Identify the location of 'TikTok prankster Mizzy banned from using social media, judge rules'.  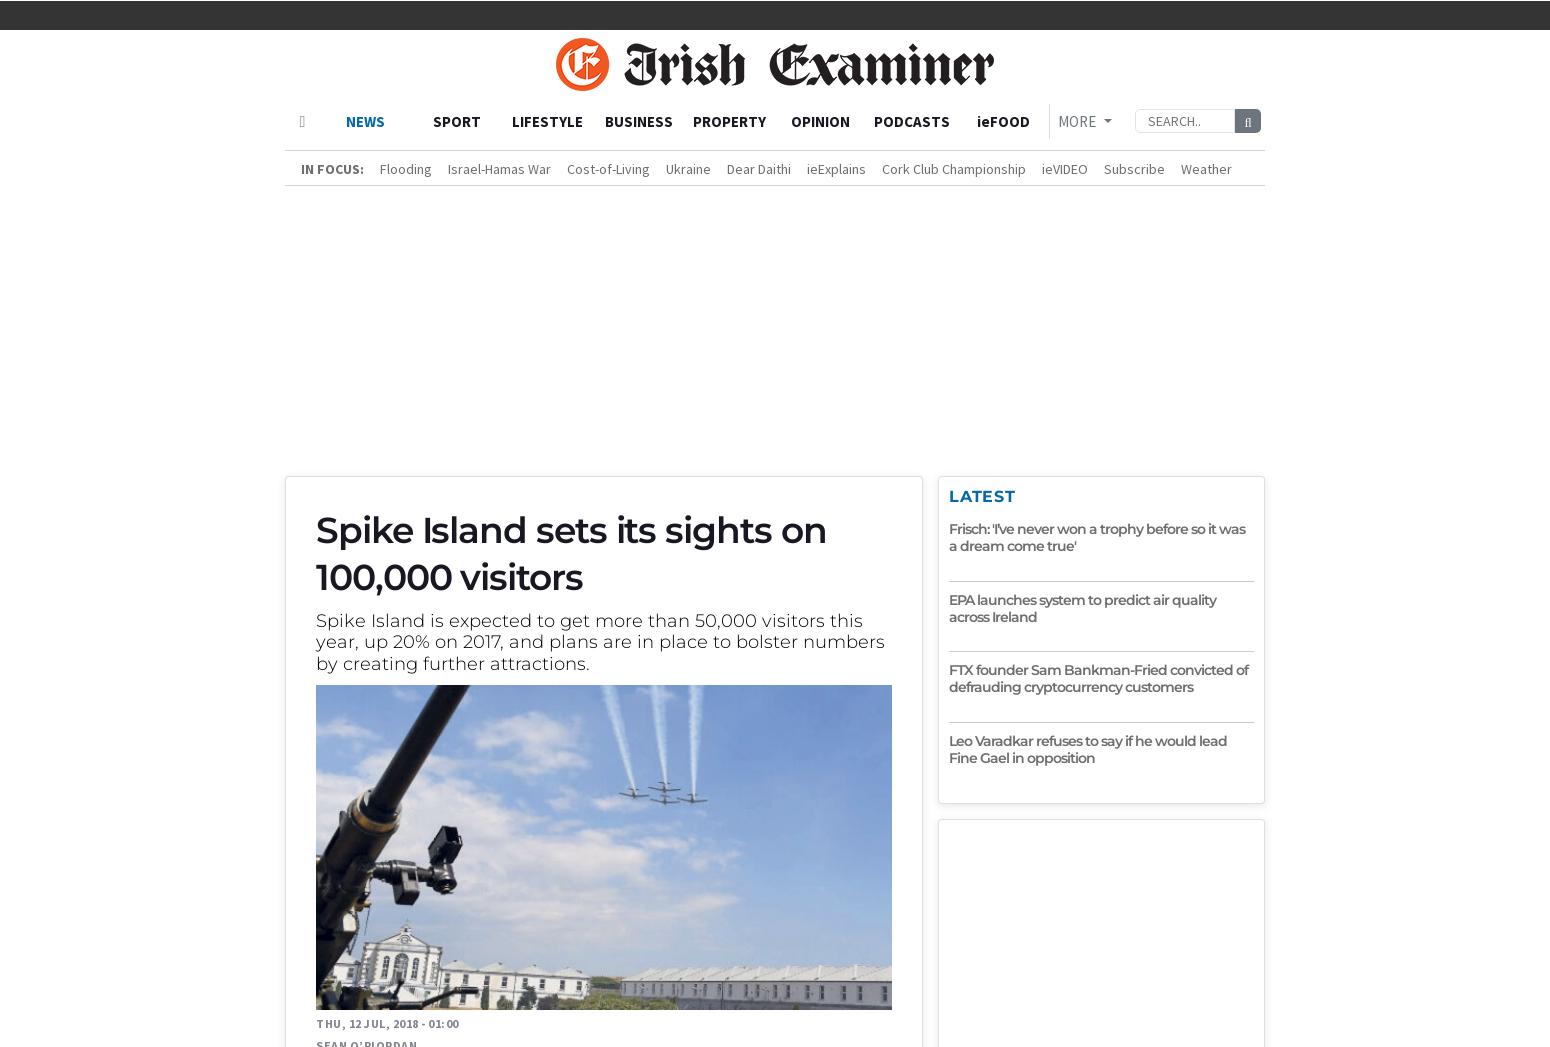
(790, 849).